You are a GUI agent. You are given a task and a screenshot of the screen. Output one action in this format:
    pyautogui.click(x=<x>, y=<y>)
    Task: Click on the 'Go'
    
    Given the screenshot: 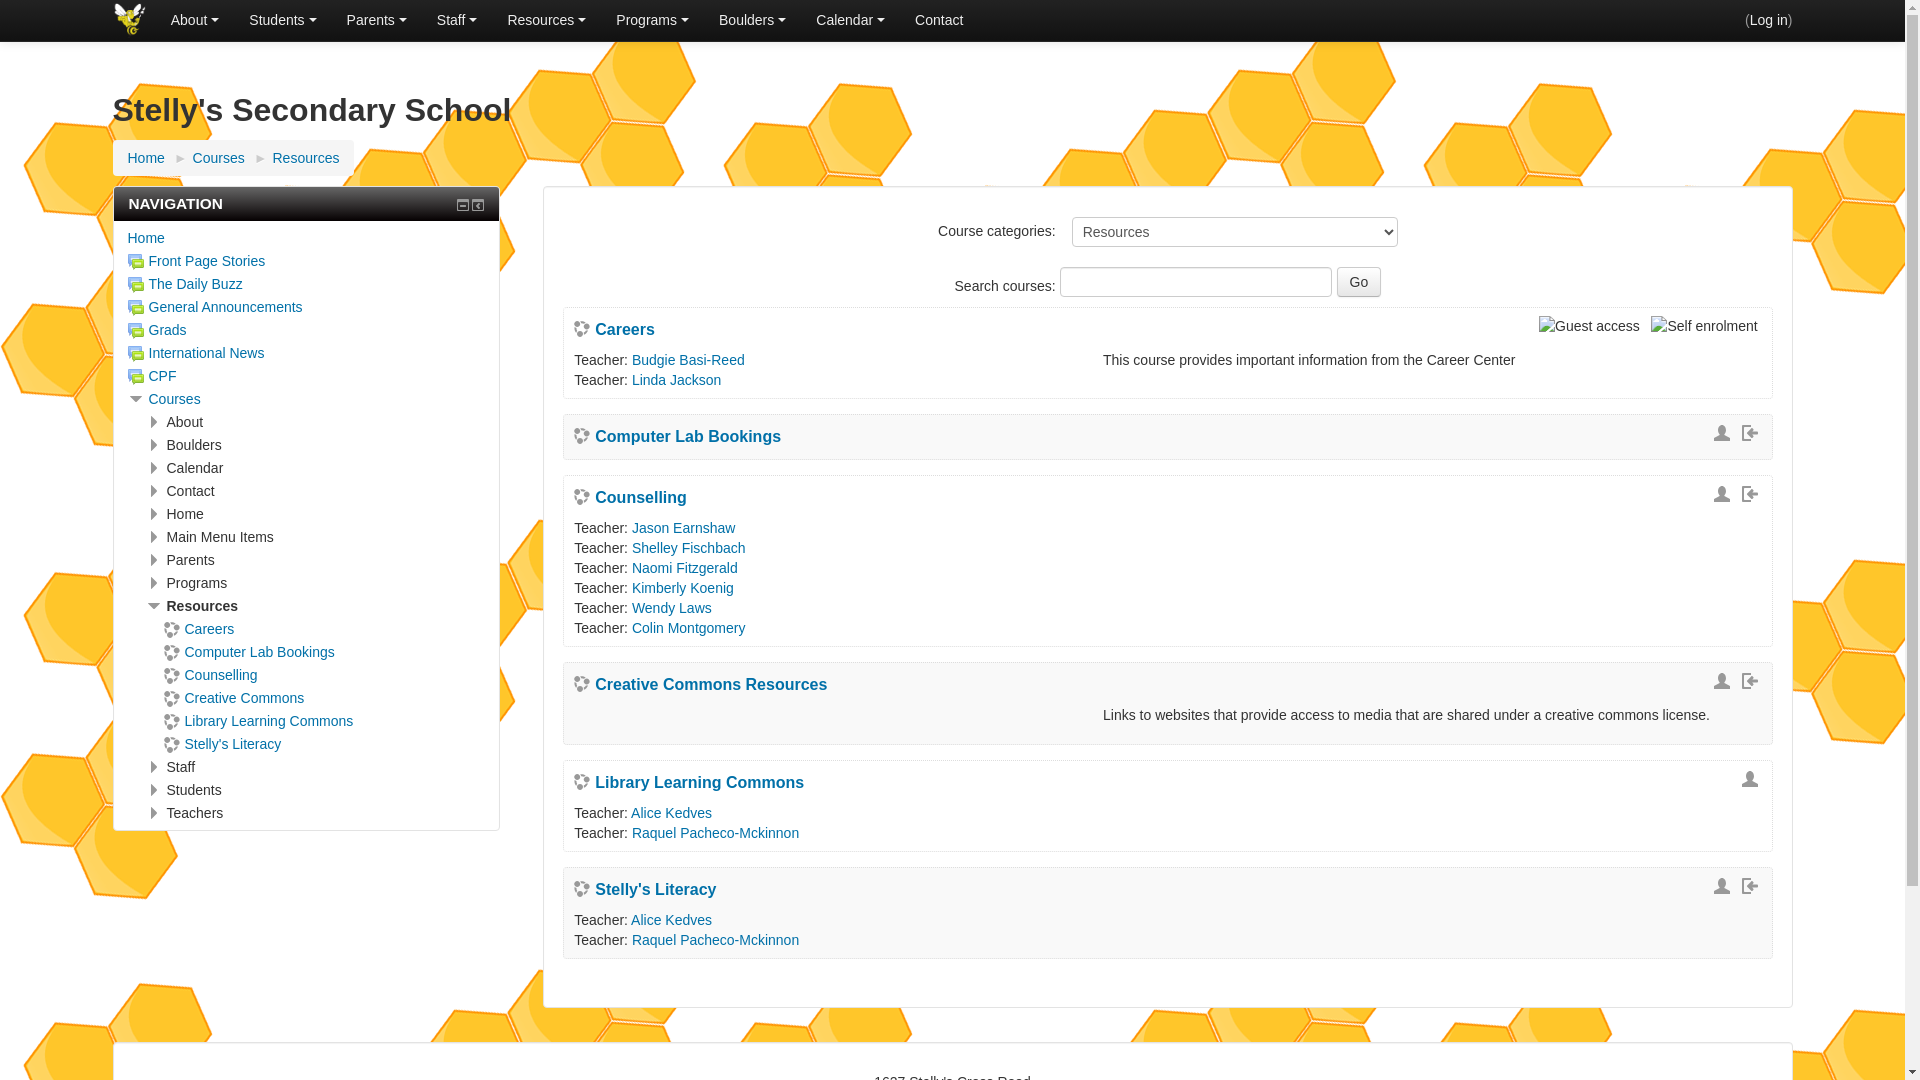 What is the action you would take?
    pyautogui.click(x=1359, y=281)
    